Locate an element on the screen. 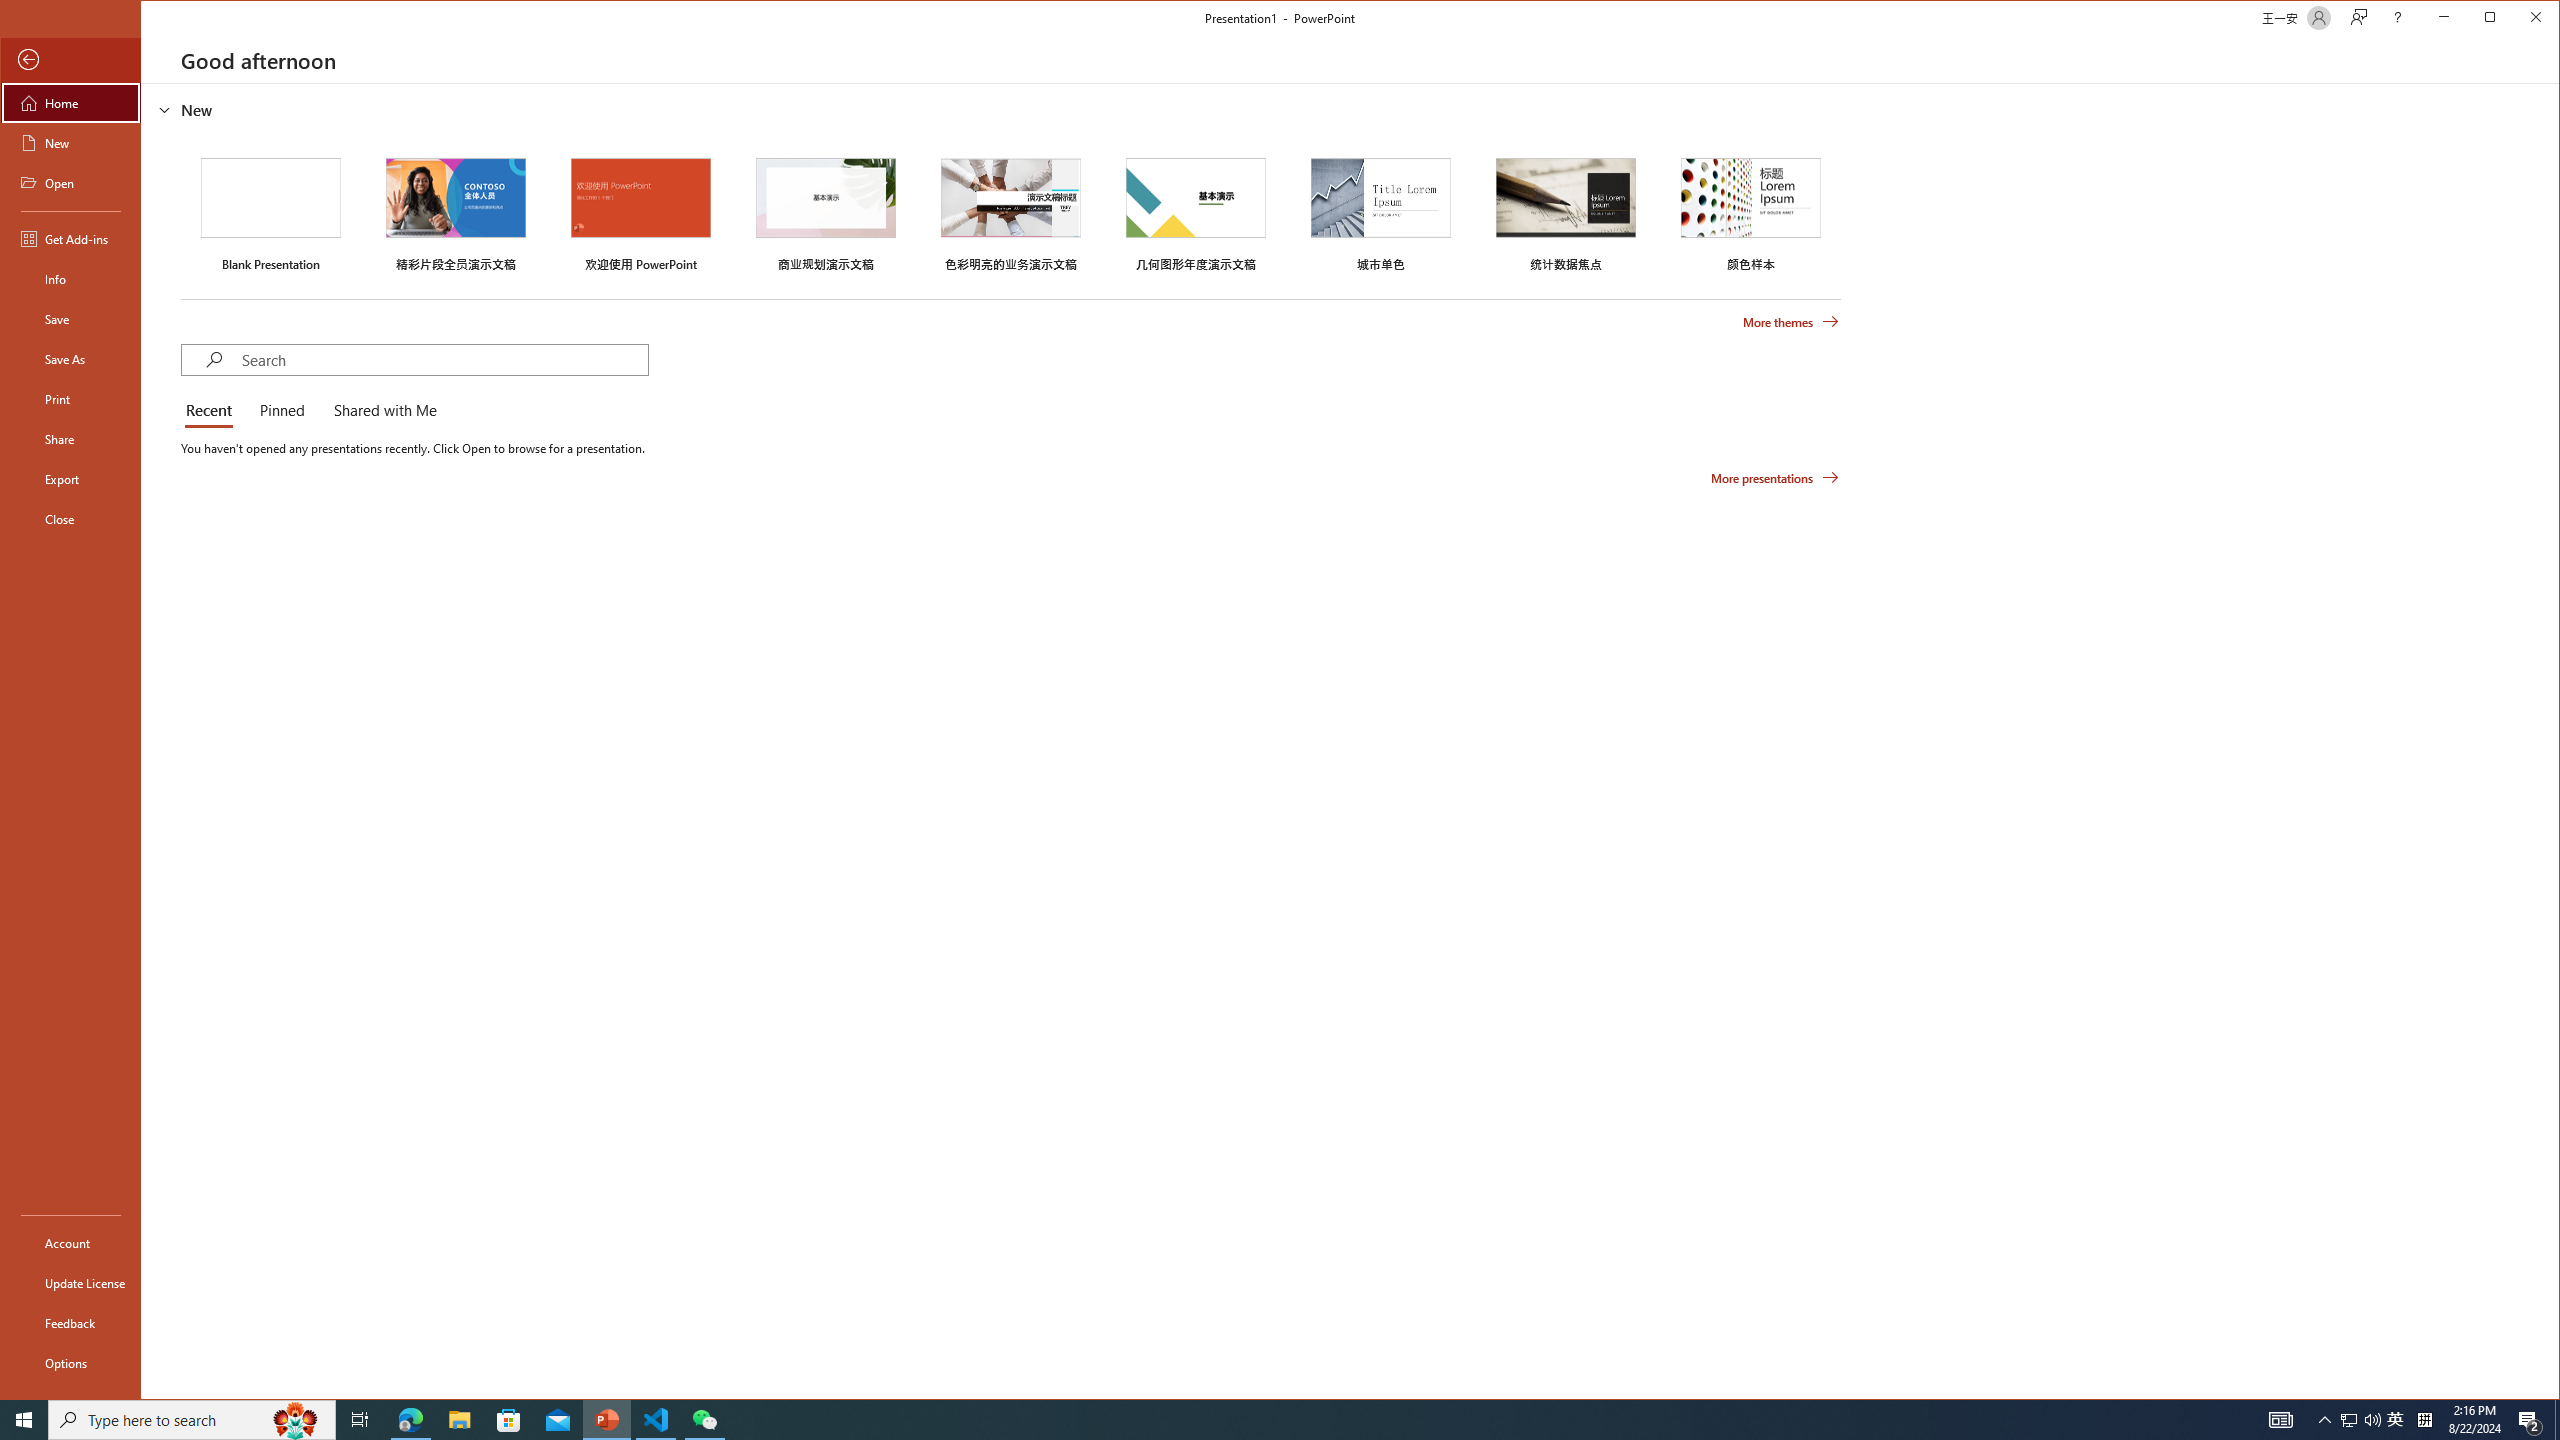  'WeChat - 1 running window' is located at coordinates (705, 1418).